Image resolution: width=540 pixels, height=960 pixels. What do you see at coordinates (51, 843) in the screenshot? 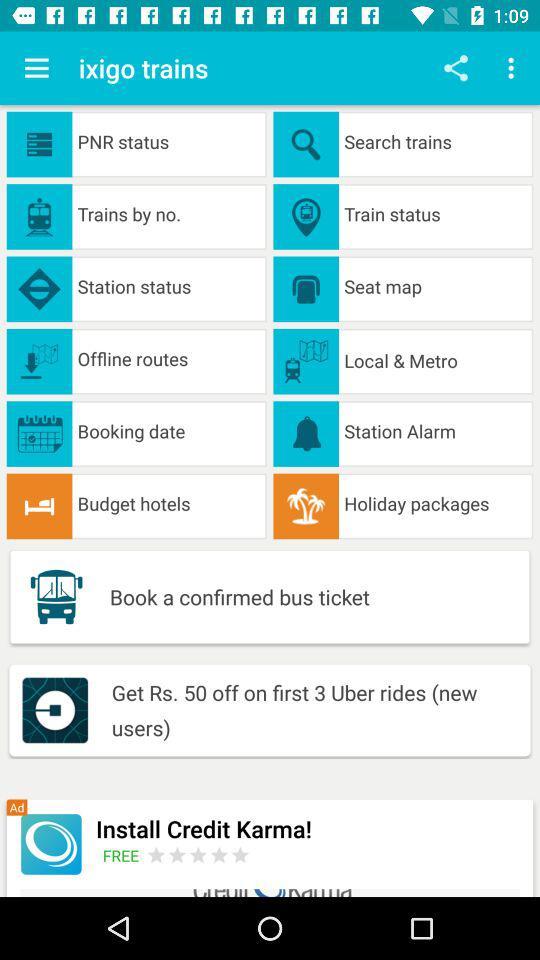
I see `tap to install` at bounding box center [51, 843].